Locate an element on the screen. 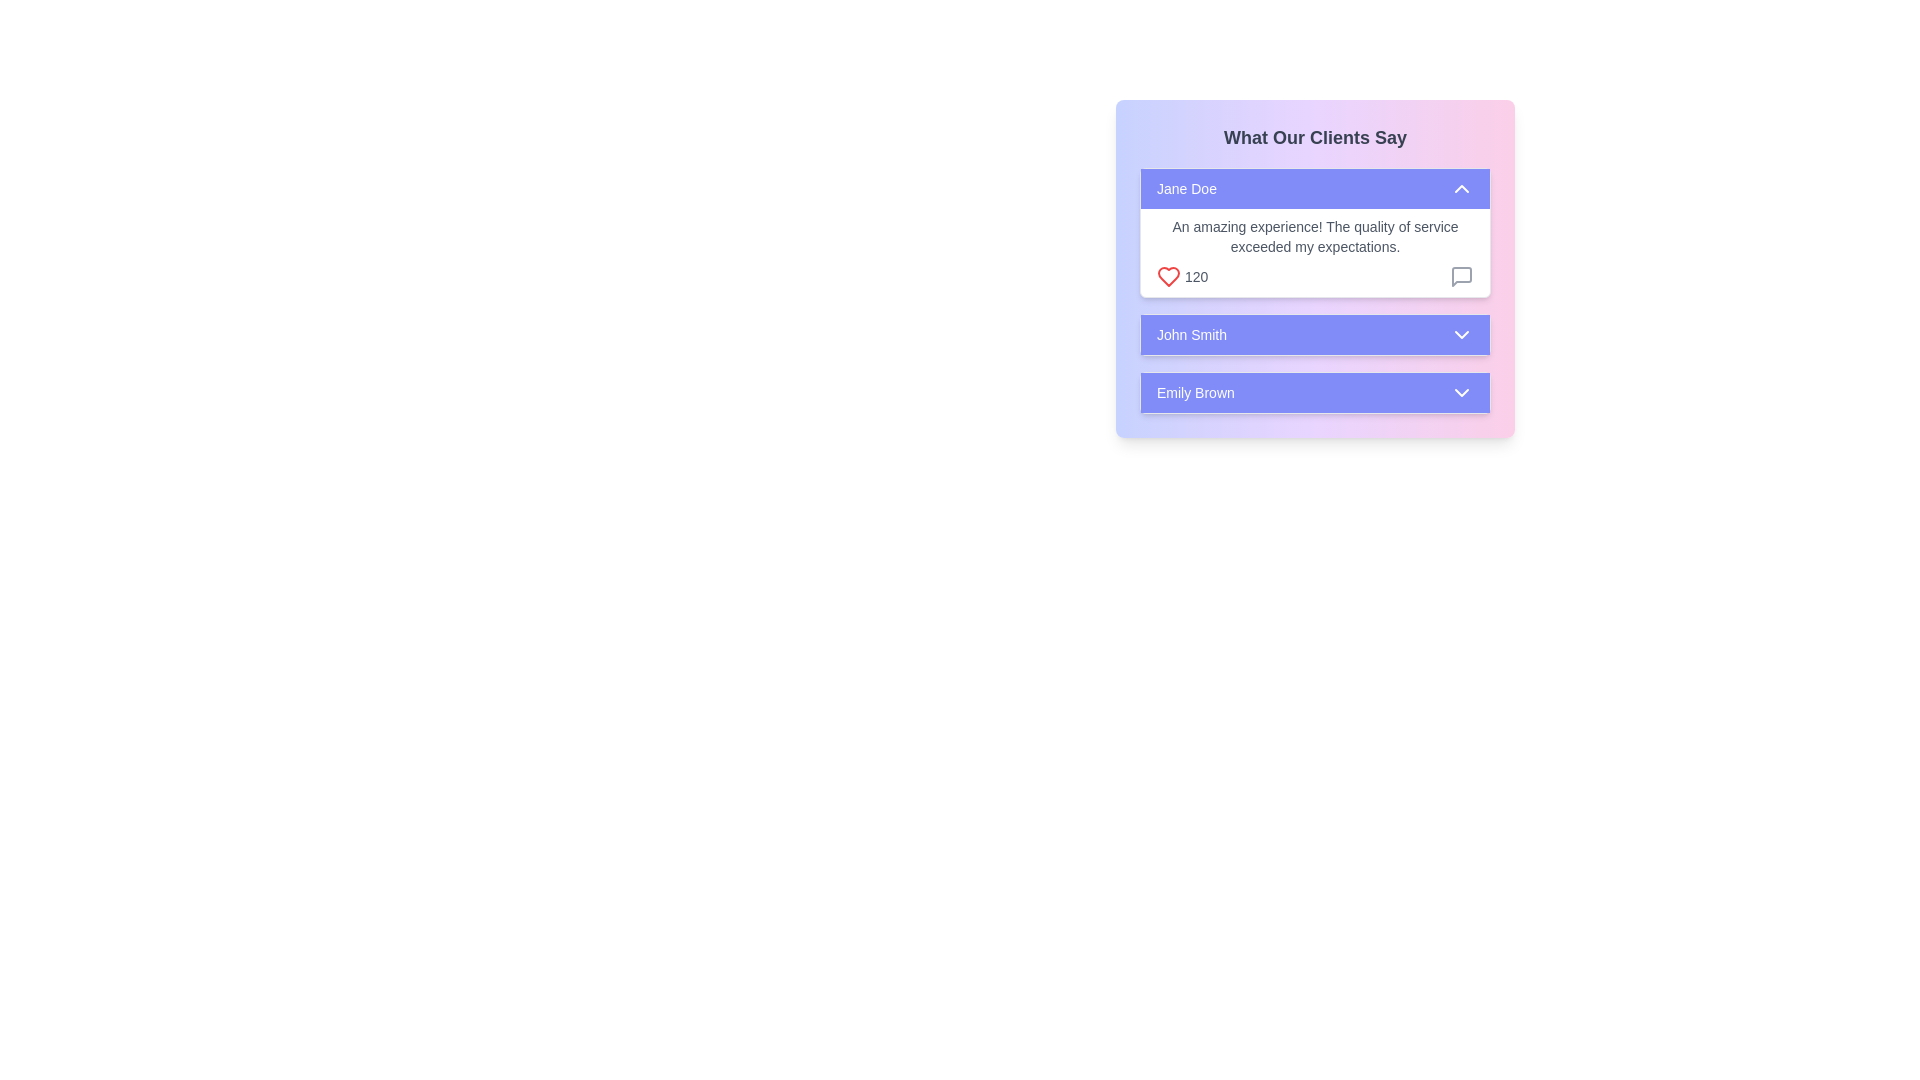 The image size is (1920, 1080). the message icon located in the client feedback section next to the feedback from 'Jane Doe' is located at coordinates (1462, 277).